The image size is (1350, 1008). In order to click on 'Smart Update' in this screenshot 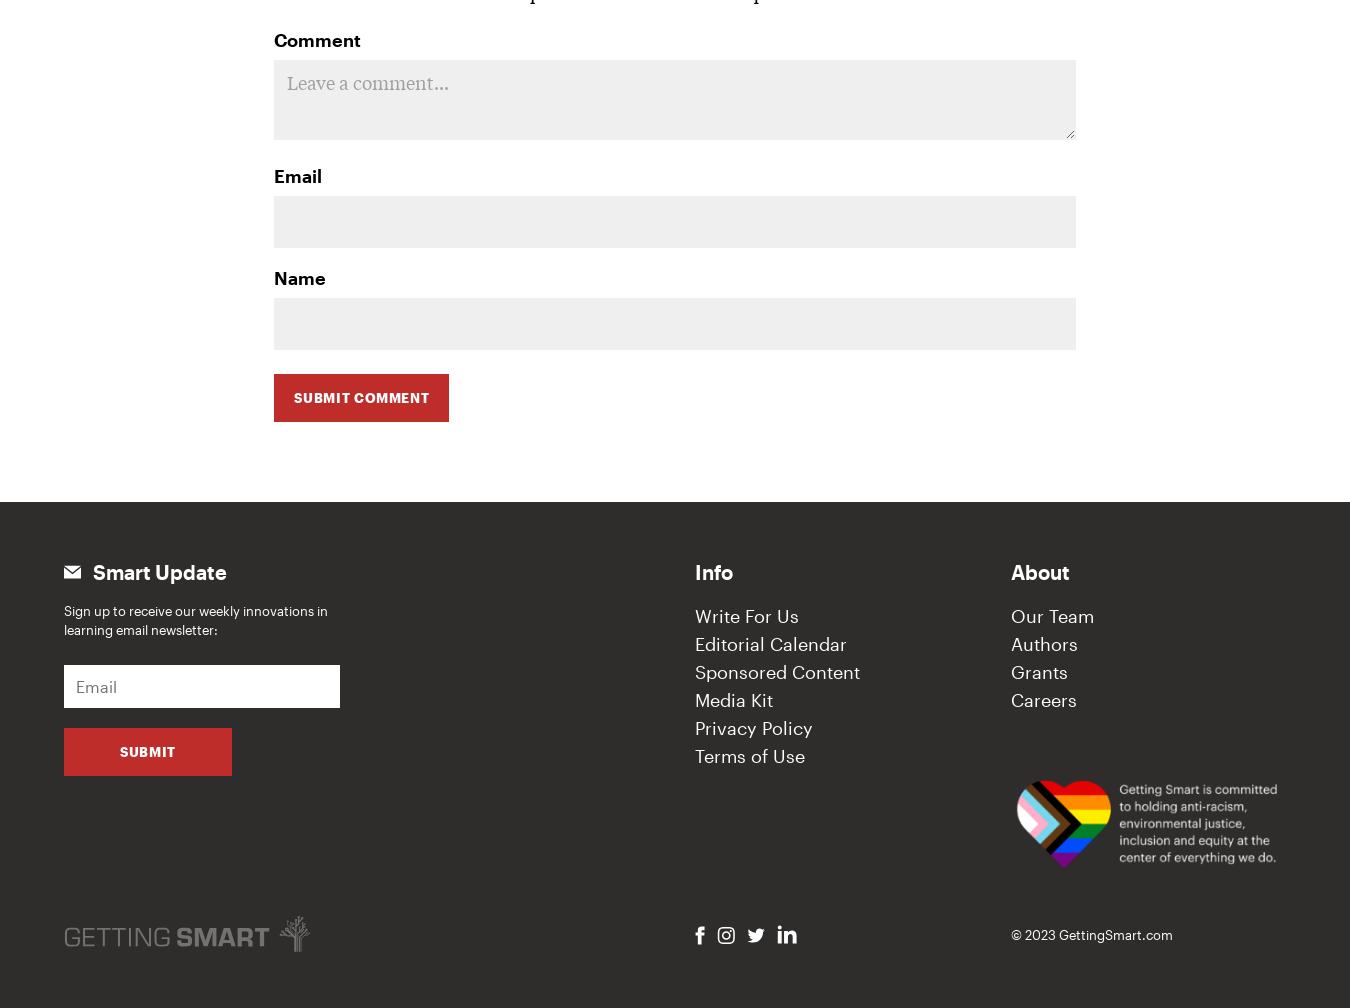, I will do `click(92, 572)`.